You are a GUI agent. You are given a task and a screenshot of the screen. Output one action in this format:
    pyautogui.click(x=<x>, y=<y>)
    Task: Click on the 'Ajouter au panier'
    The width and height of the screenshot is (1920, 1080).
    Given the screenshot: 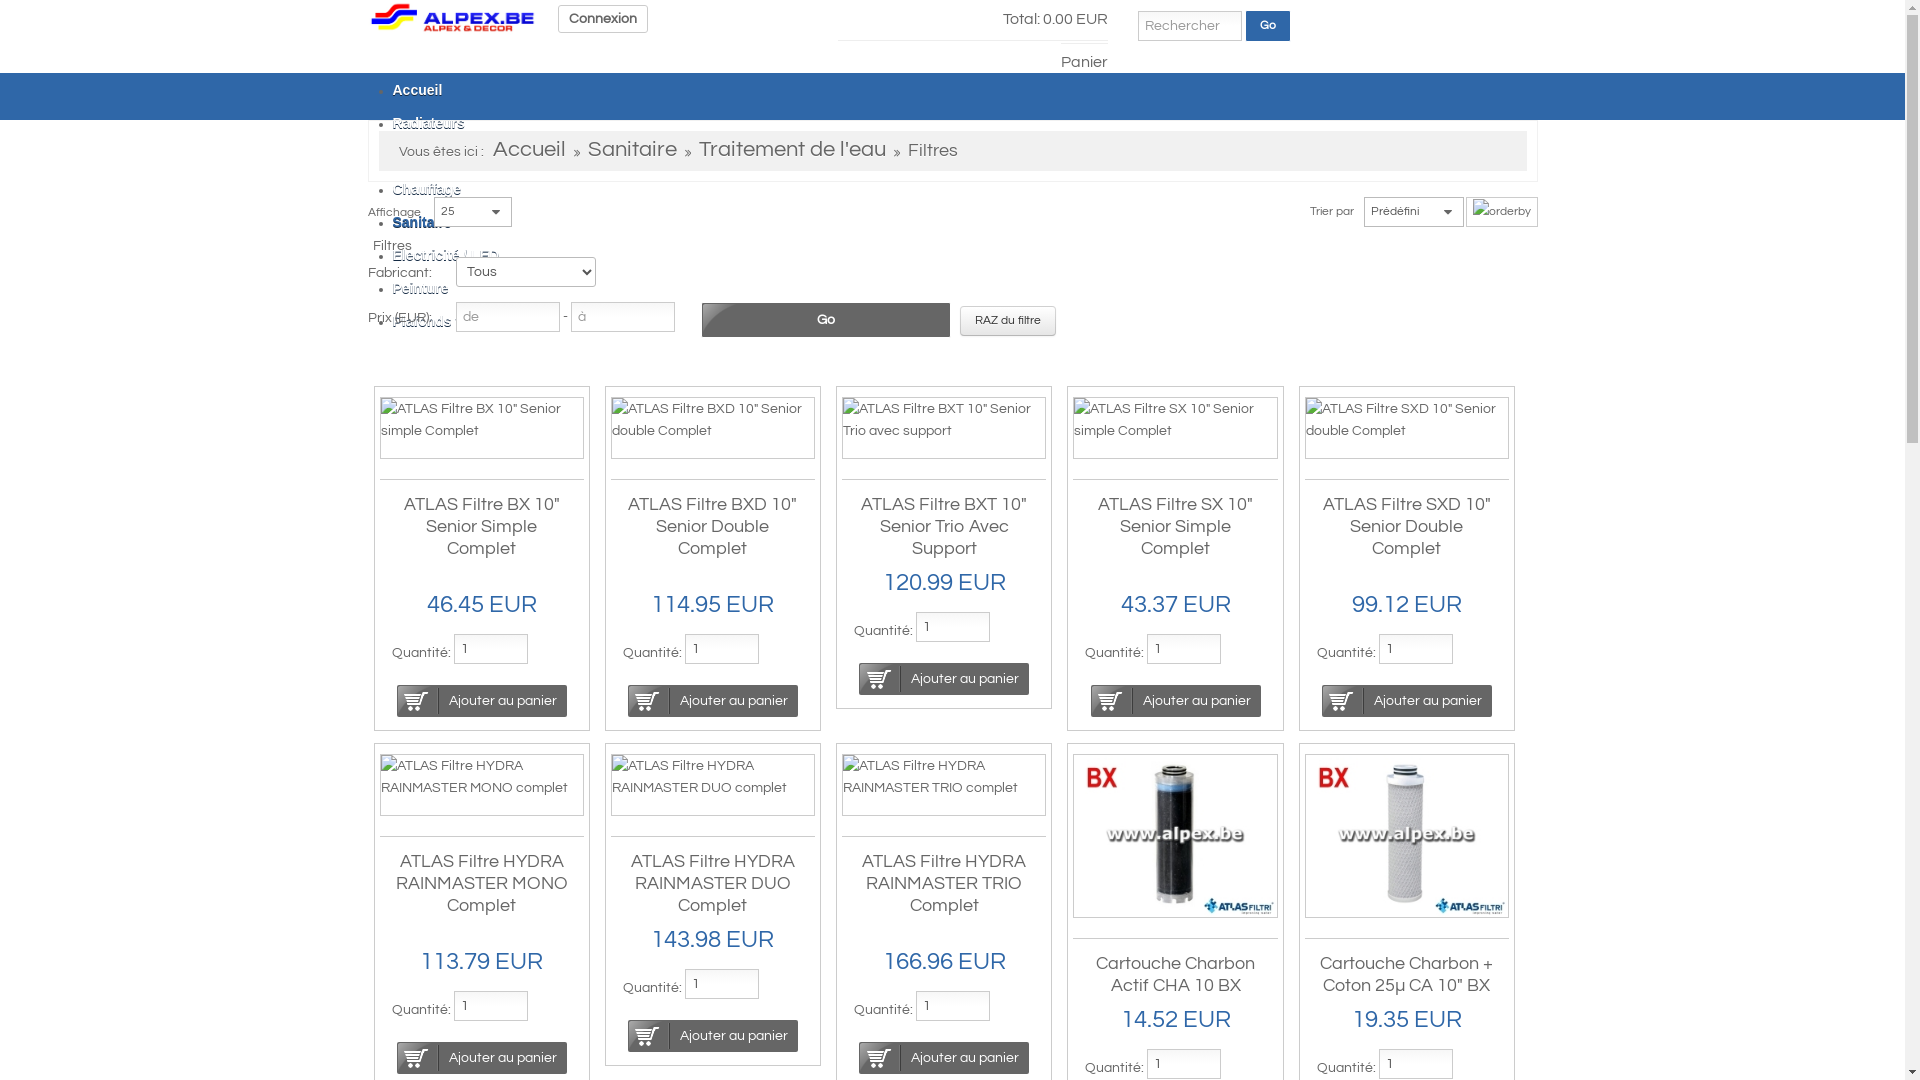 What is the action you would take?
    pyautogui.click(x=1405, y=700)
    